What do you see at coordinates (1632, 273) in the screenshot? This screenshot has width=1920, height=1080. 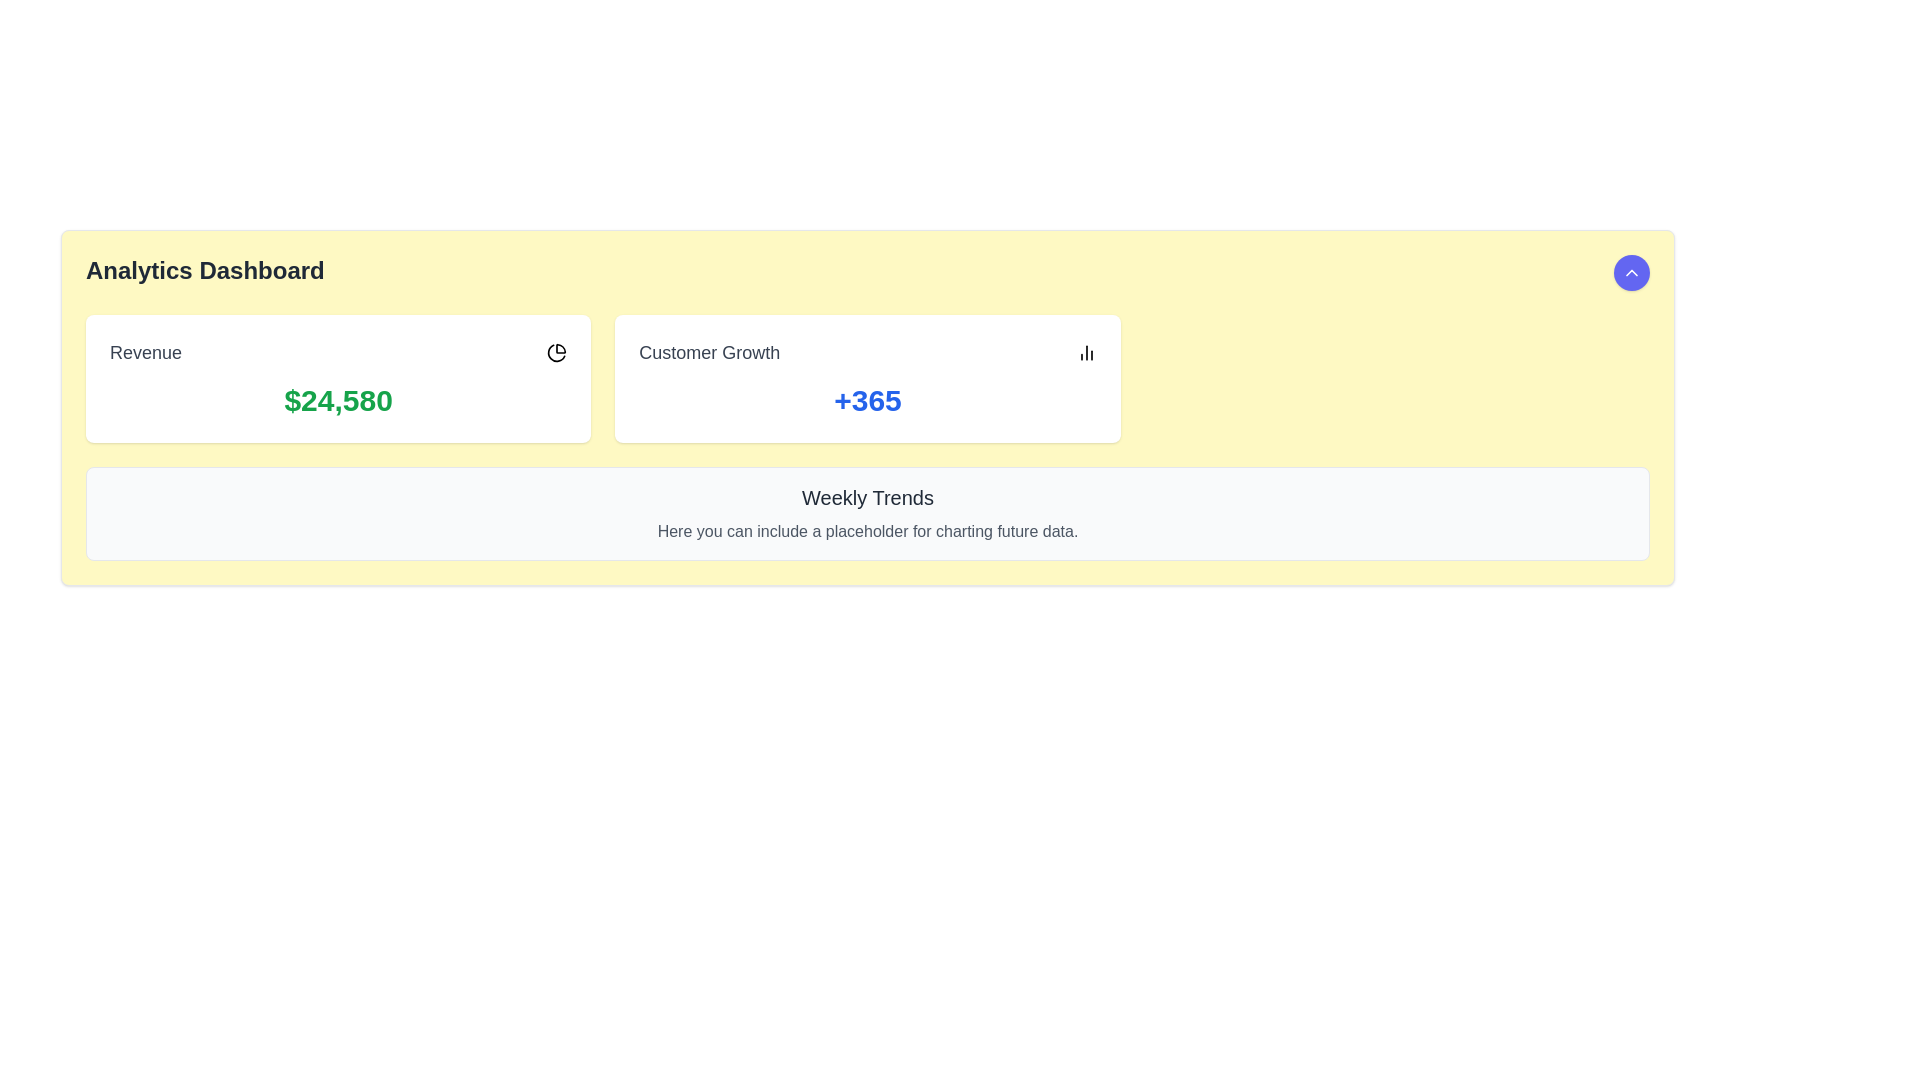 I see `the circular button with a blue background and white upward-pointing arrow icon located at the top-right corner of the 'Analytics Dashboard' to trigger a tooltip or visual feedback` at bounding box center [1632, 273].